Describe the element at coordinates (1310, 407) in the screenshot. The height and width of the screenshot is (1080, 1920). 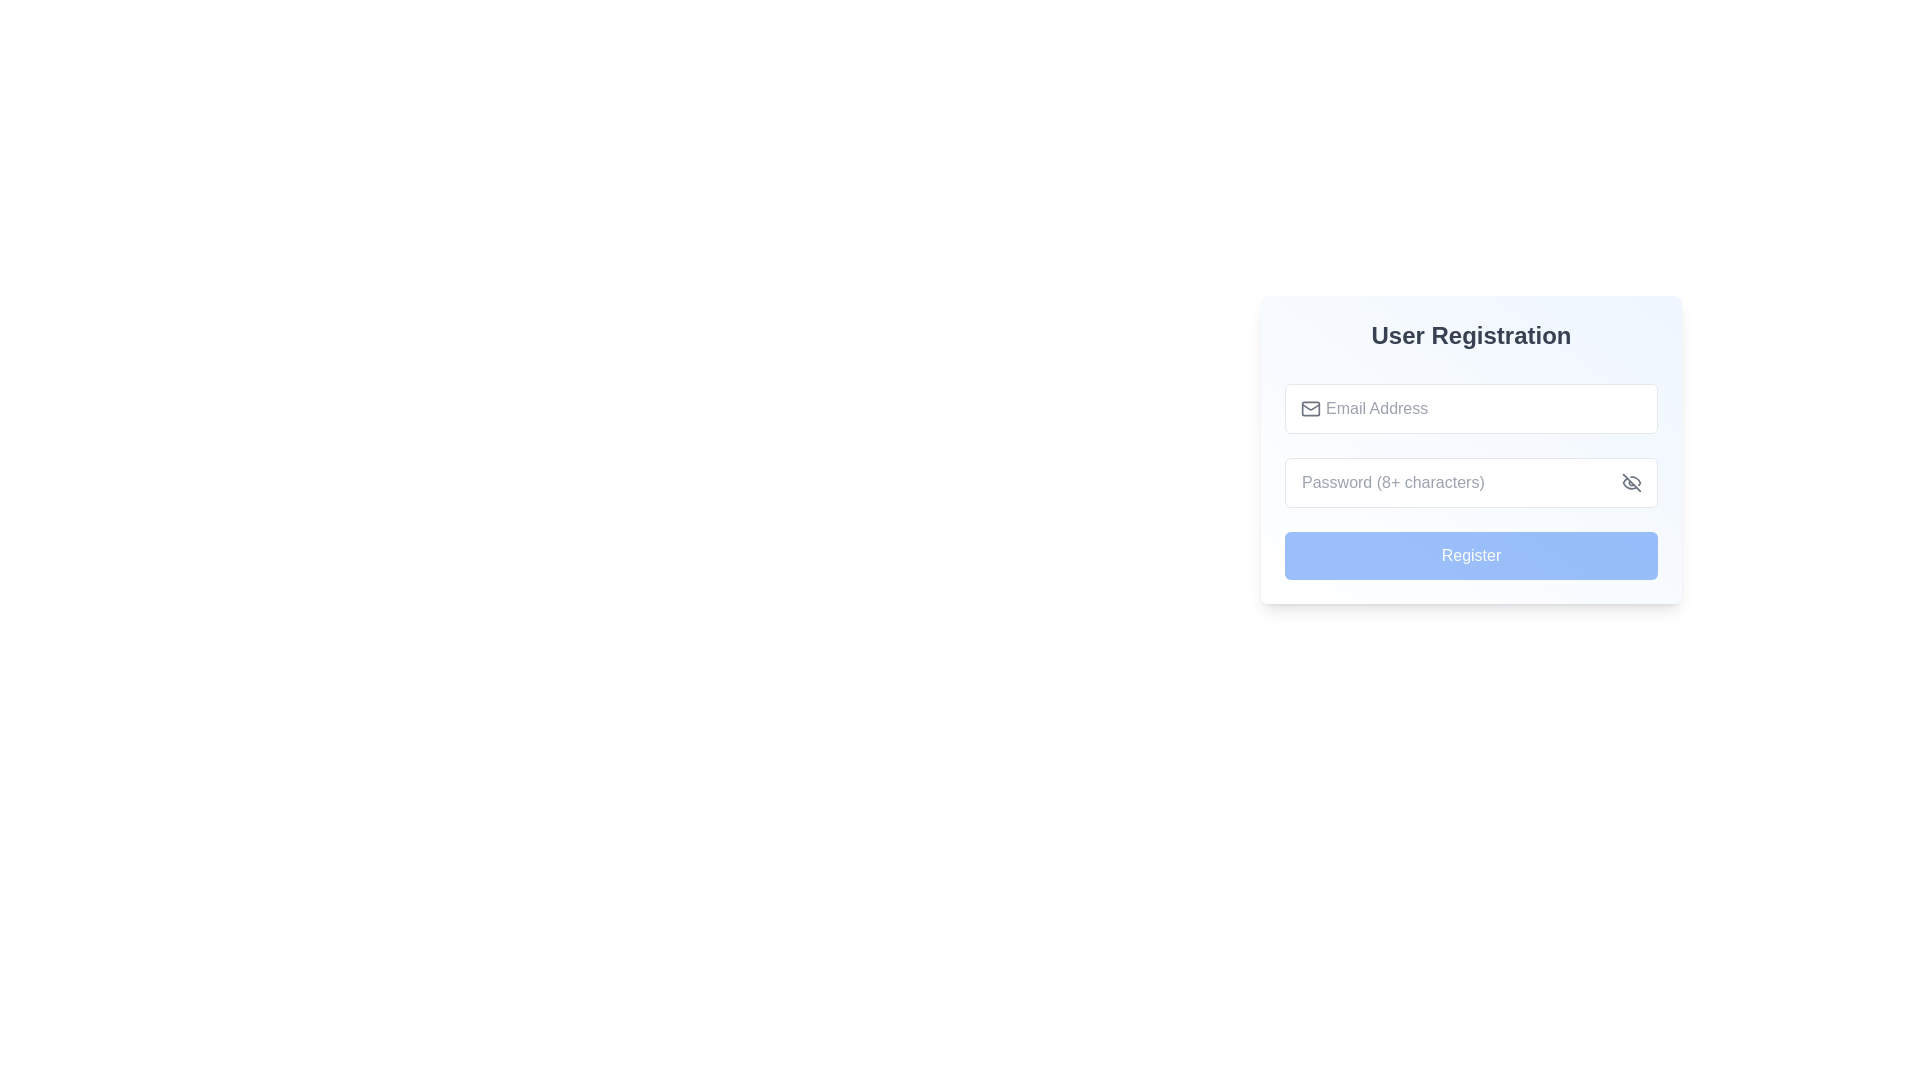
I see `the decorative email icon located to the left of the email input field in the 'User Registration' form, which provides a visual cue for the input box` at that location.